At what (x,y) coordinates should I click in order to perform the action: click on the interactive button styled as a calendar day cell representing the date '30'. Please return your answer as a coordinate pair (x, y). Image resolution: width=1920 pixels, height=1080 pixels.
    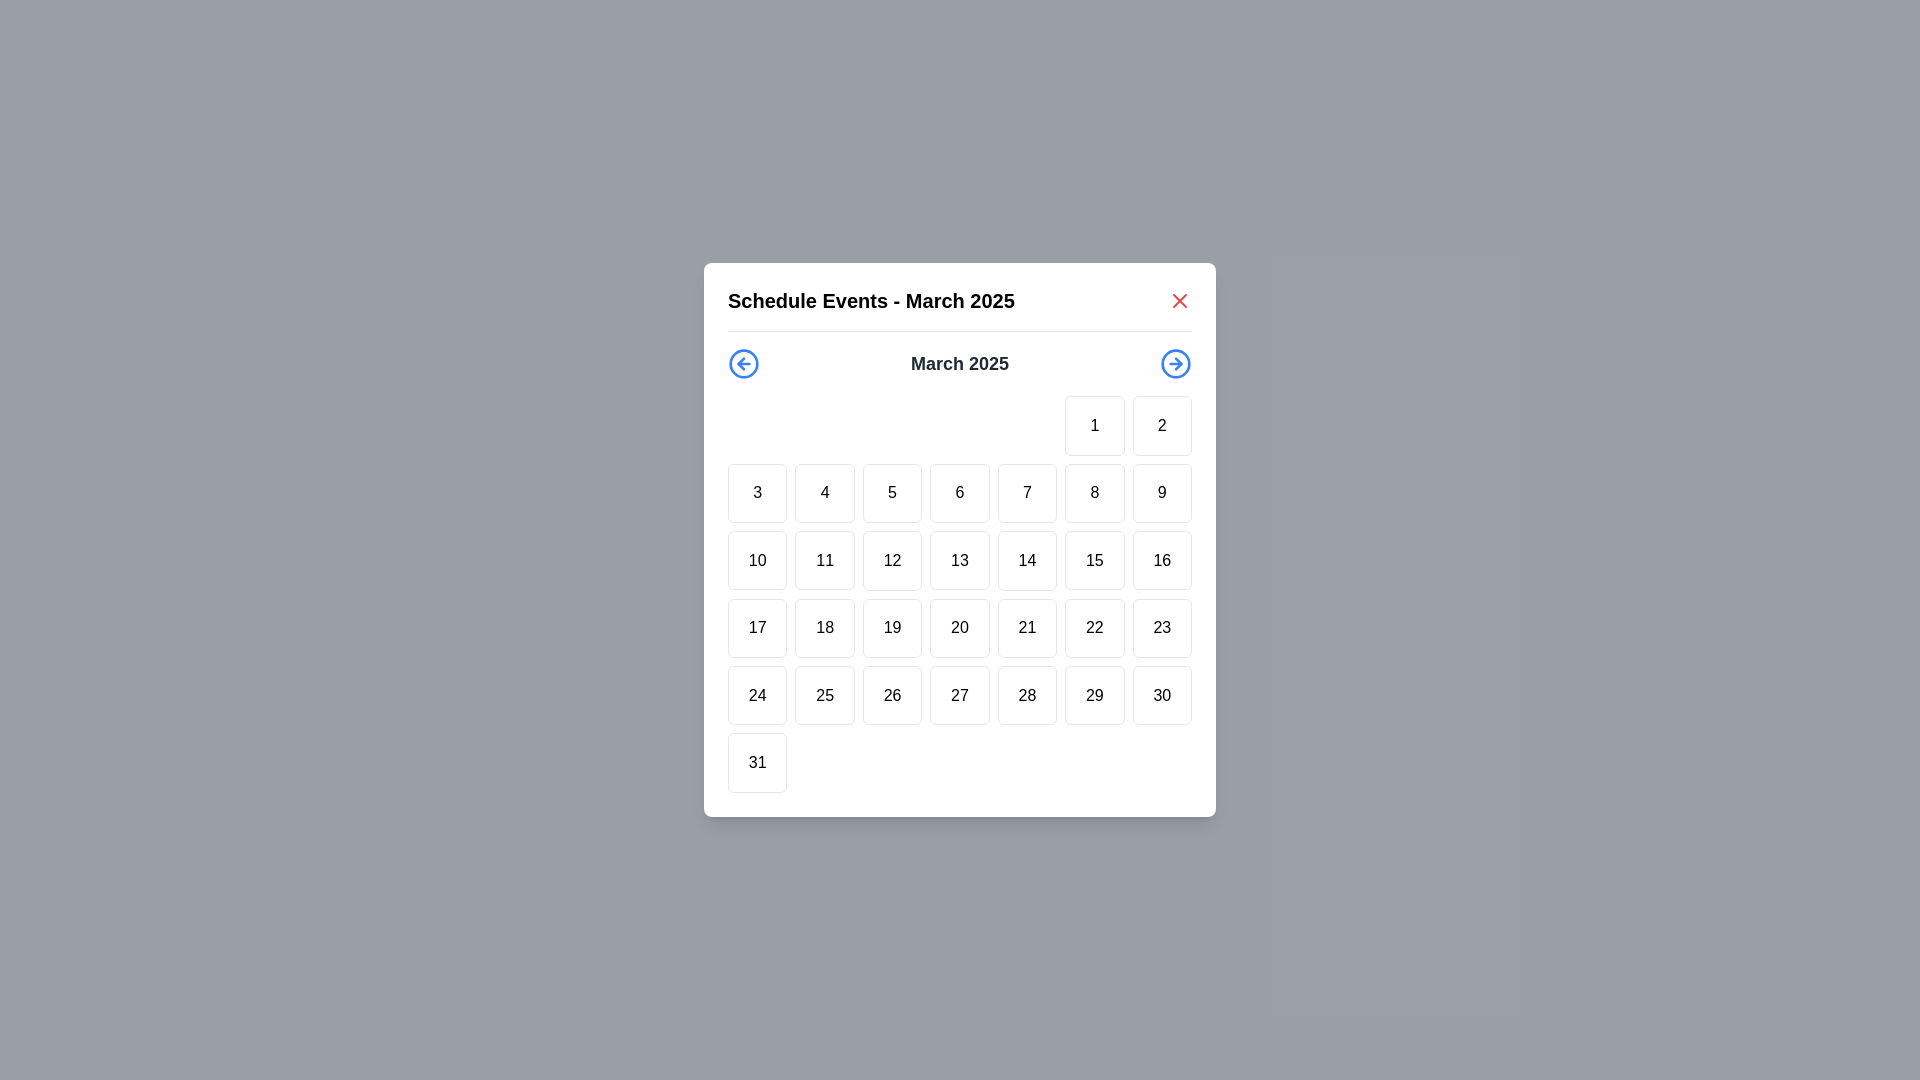
    Looking at the image, I should click on (1162, 694).